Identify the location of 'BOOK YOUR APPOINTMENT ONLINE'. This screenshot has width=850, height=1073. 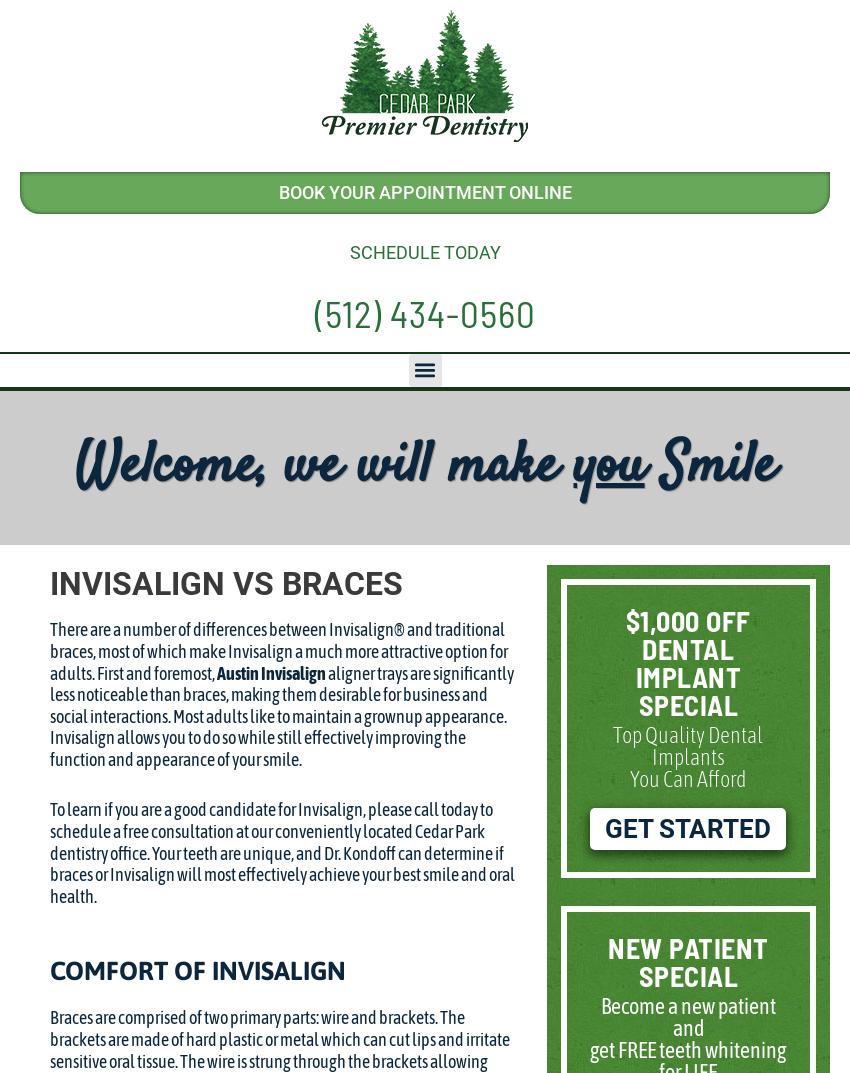
(424, 192).